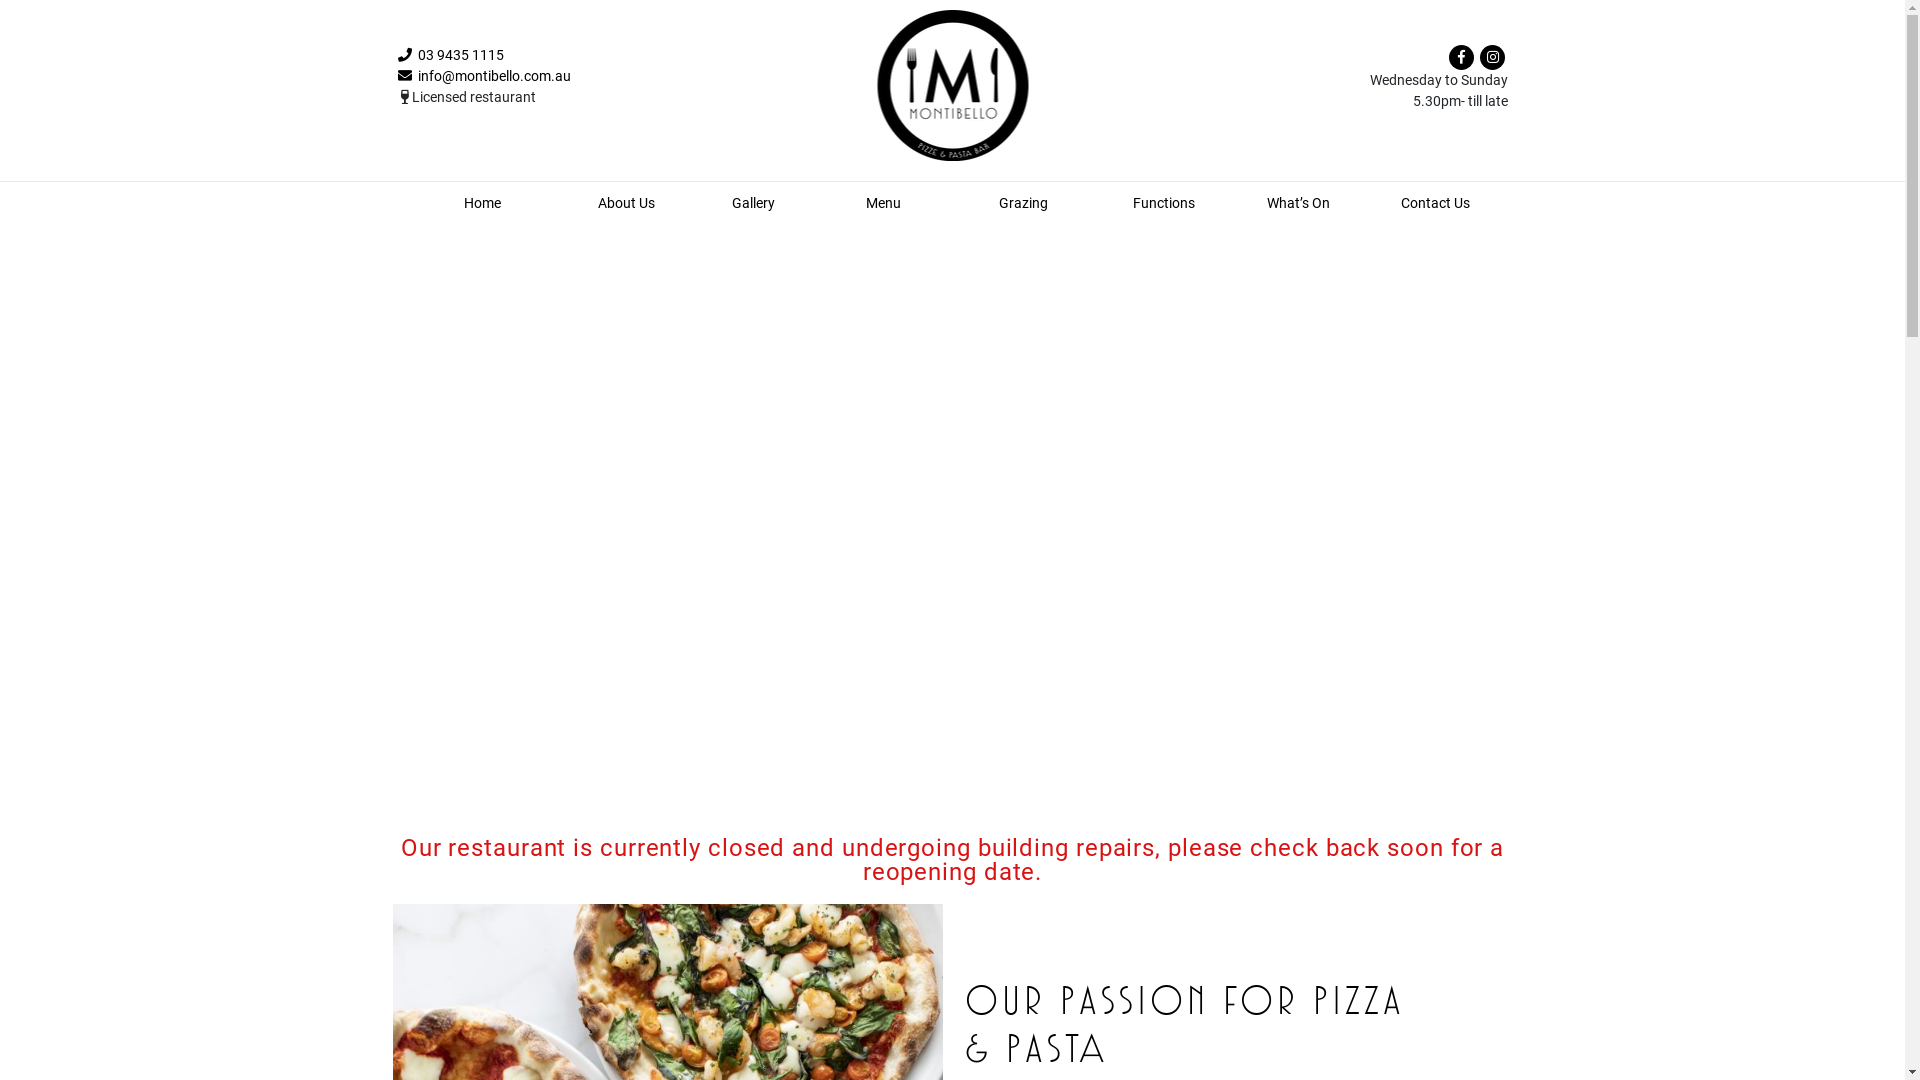 The width and height of the screenshot is (1920, 1080). Describe the element at coordinates (752, 203) in the screenshot. I see `'Gallery'` at that location.